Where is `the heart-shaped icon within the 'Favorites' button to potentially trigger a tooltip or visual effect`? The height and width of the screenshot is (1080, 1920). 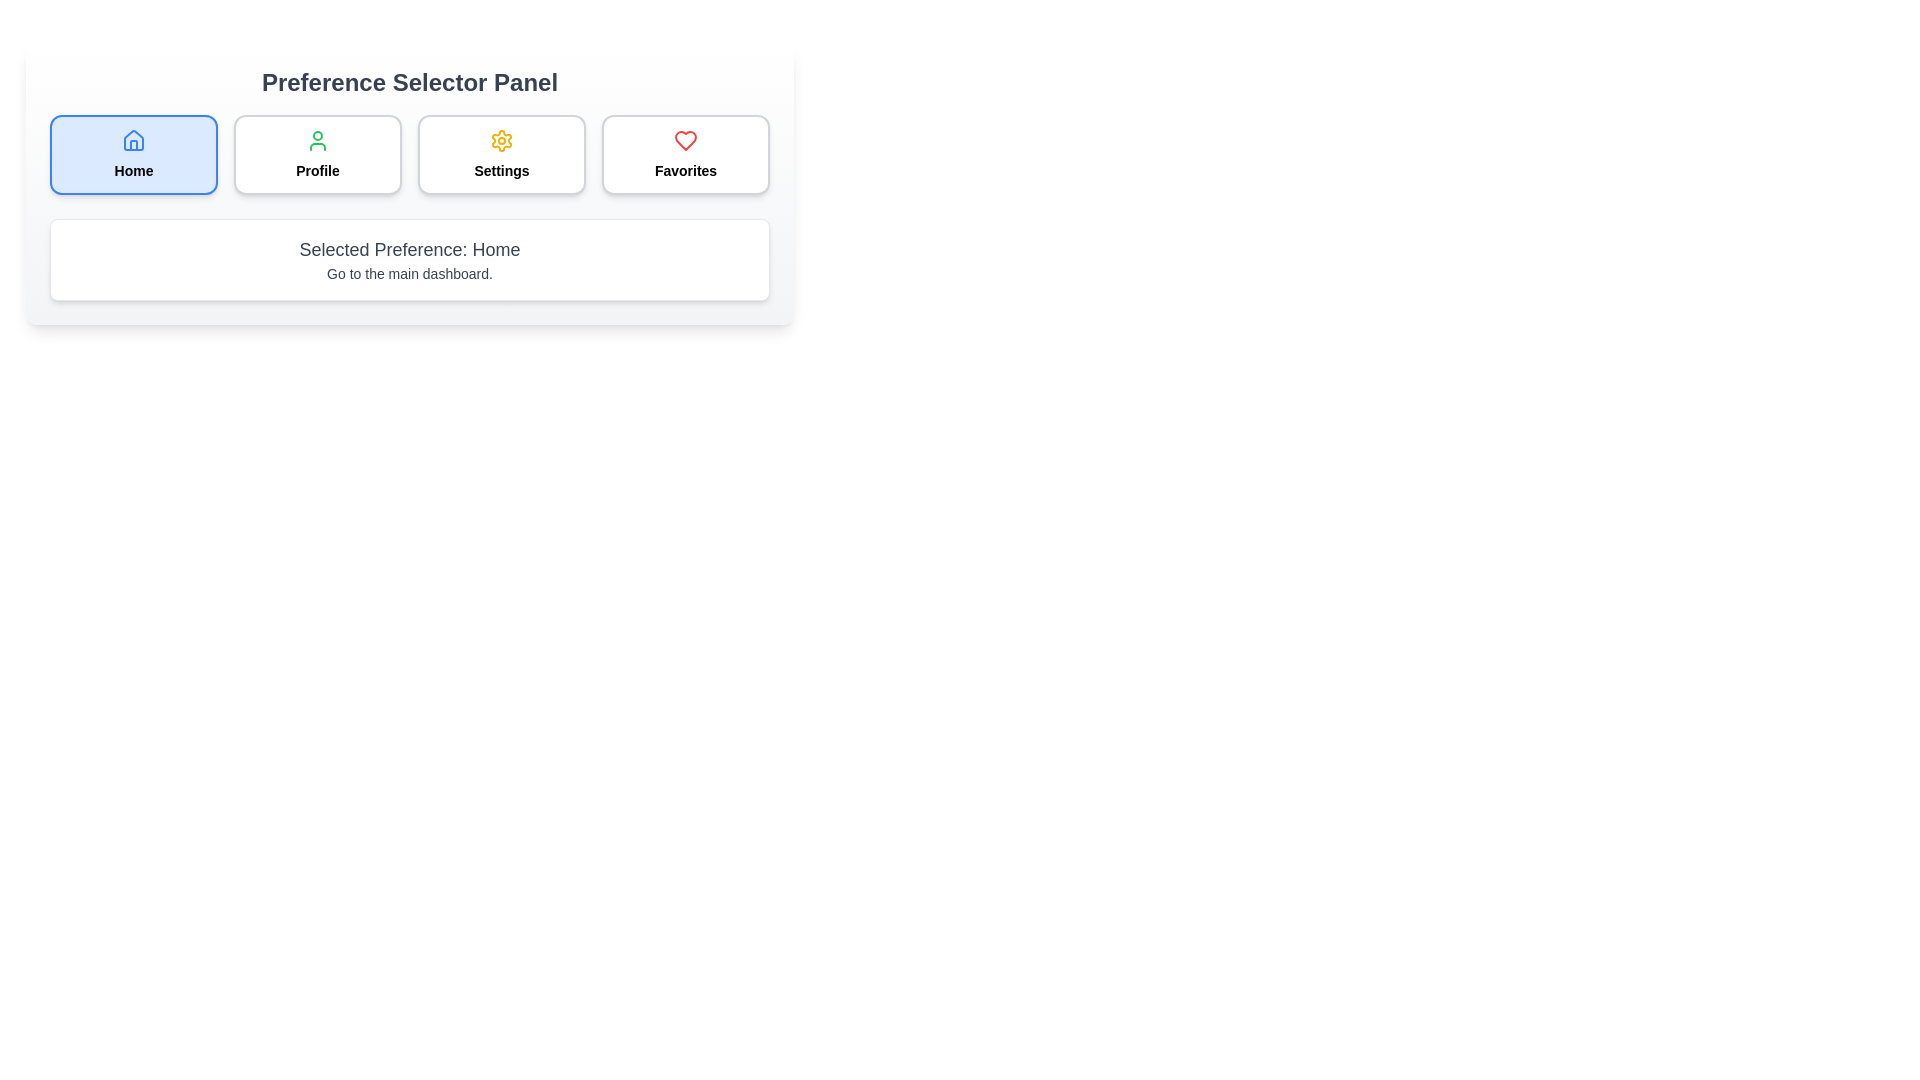 the heart-shaped icon within the 'Favorites' button to potentially trigger a tooltip or visual effect is located at coordinates (686, 140).